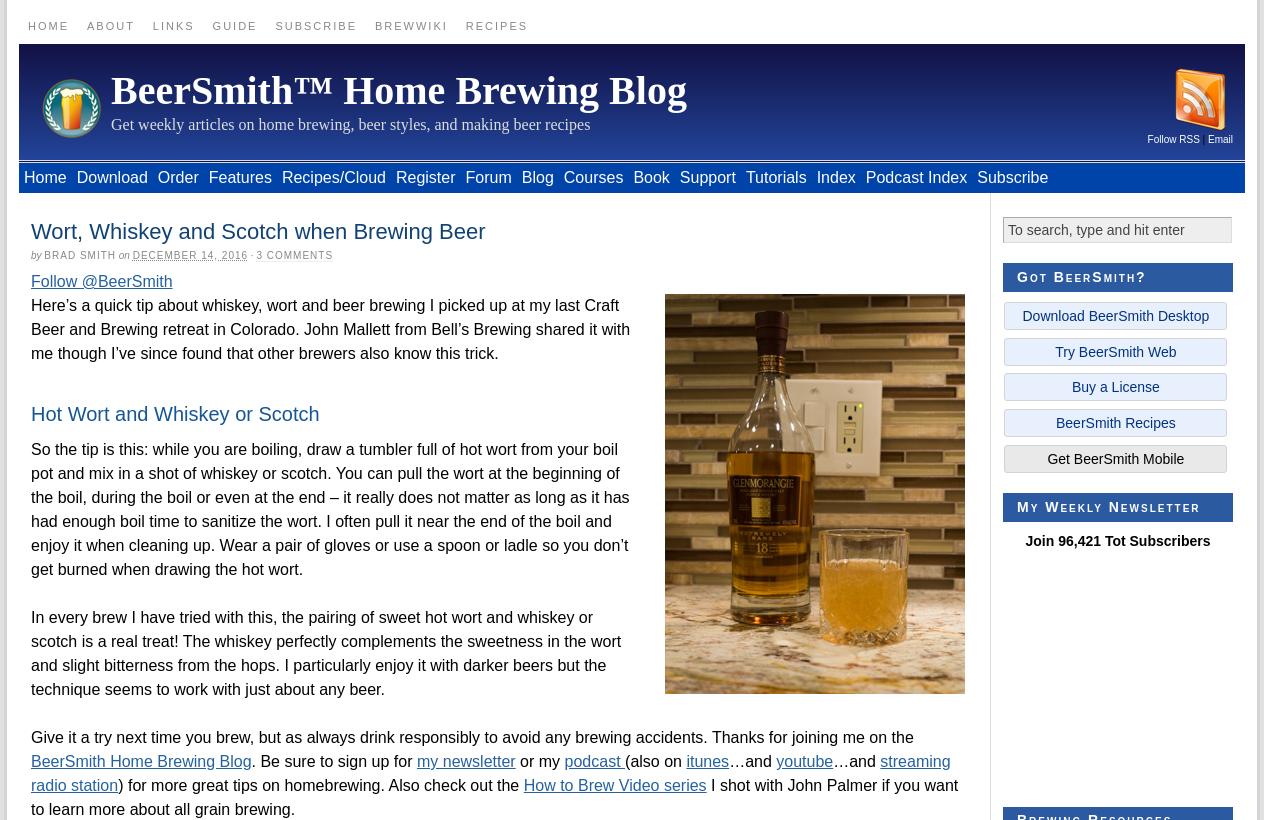  Describe the element at coordinates (494, 797) in the screenshot. I see `'I shot with John Palmer if you want to learn more about all grain brewing.'` at that location.